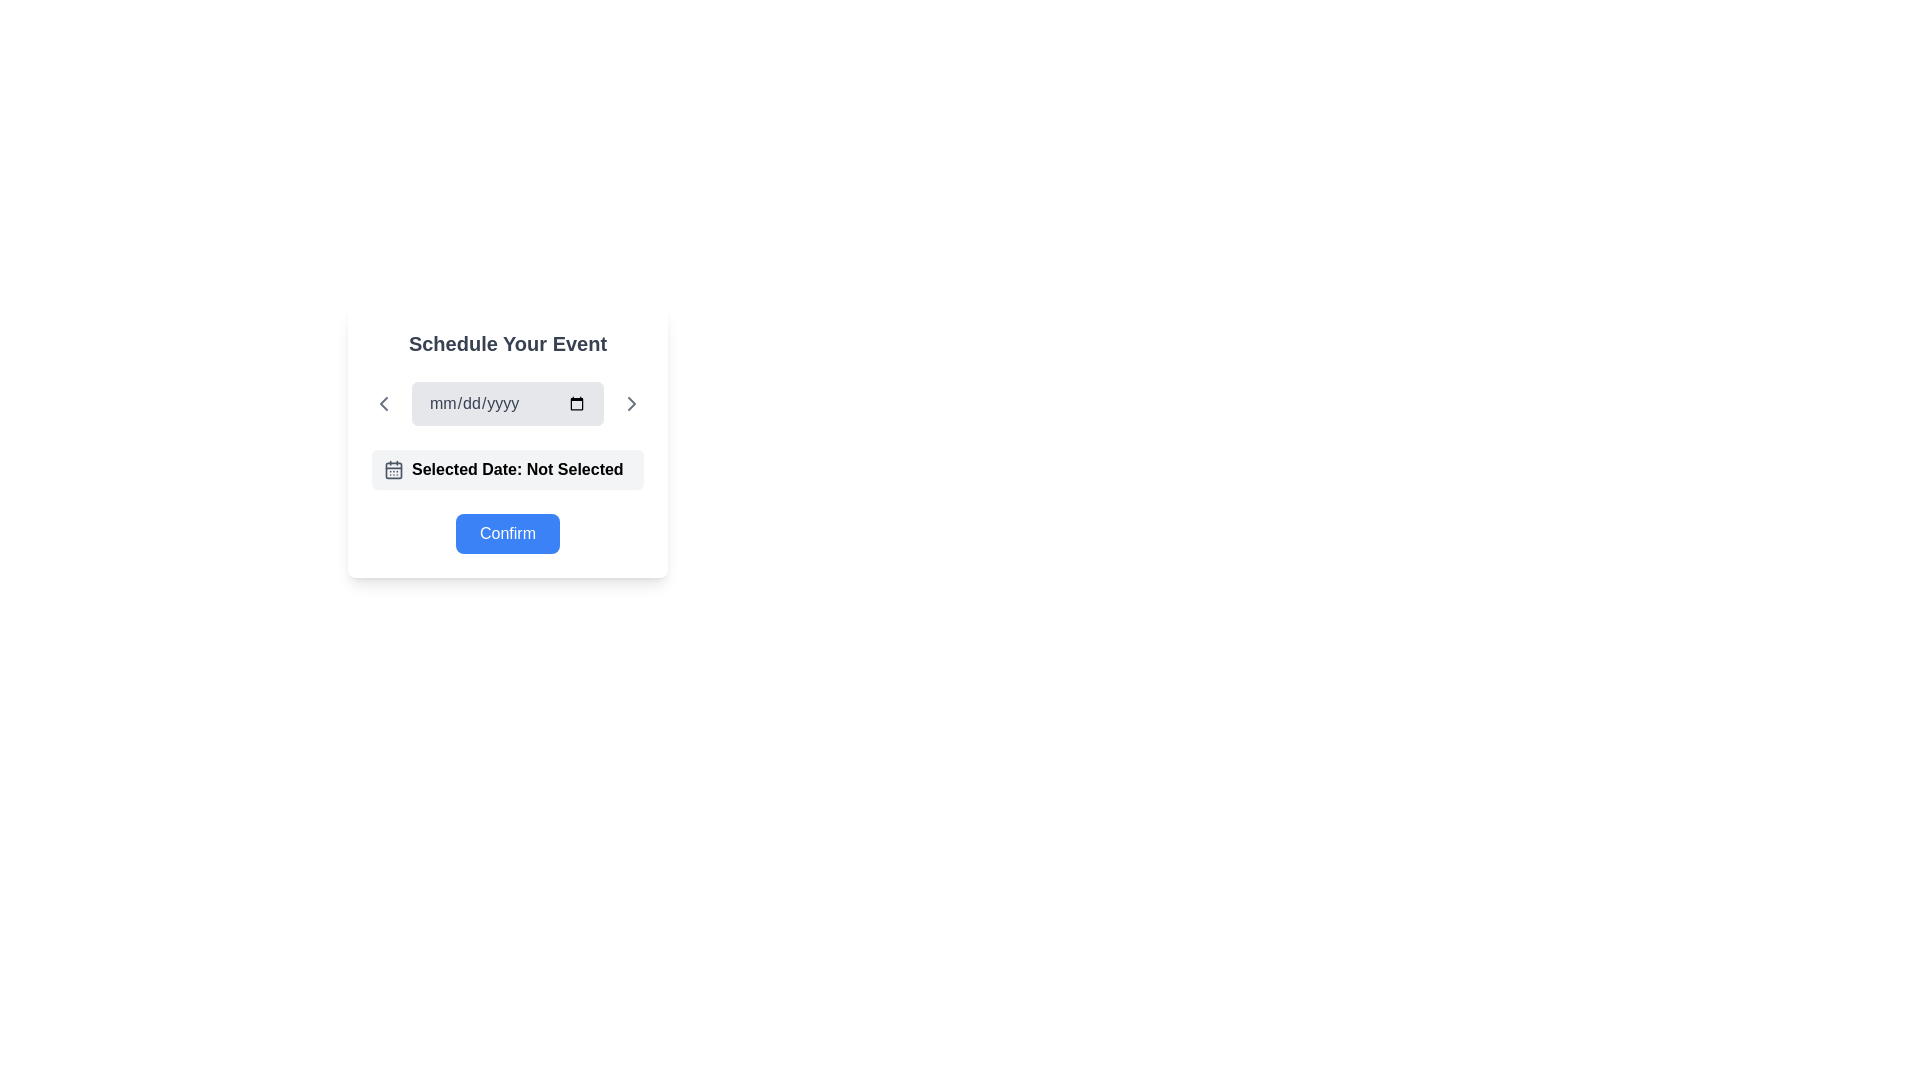 The height and width of the screenshot is (1080, 1920). I want to click on the leftward chevron navigation icon, so click(384, 404).